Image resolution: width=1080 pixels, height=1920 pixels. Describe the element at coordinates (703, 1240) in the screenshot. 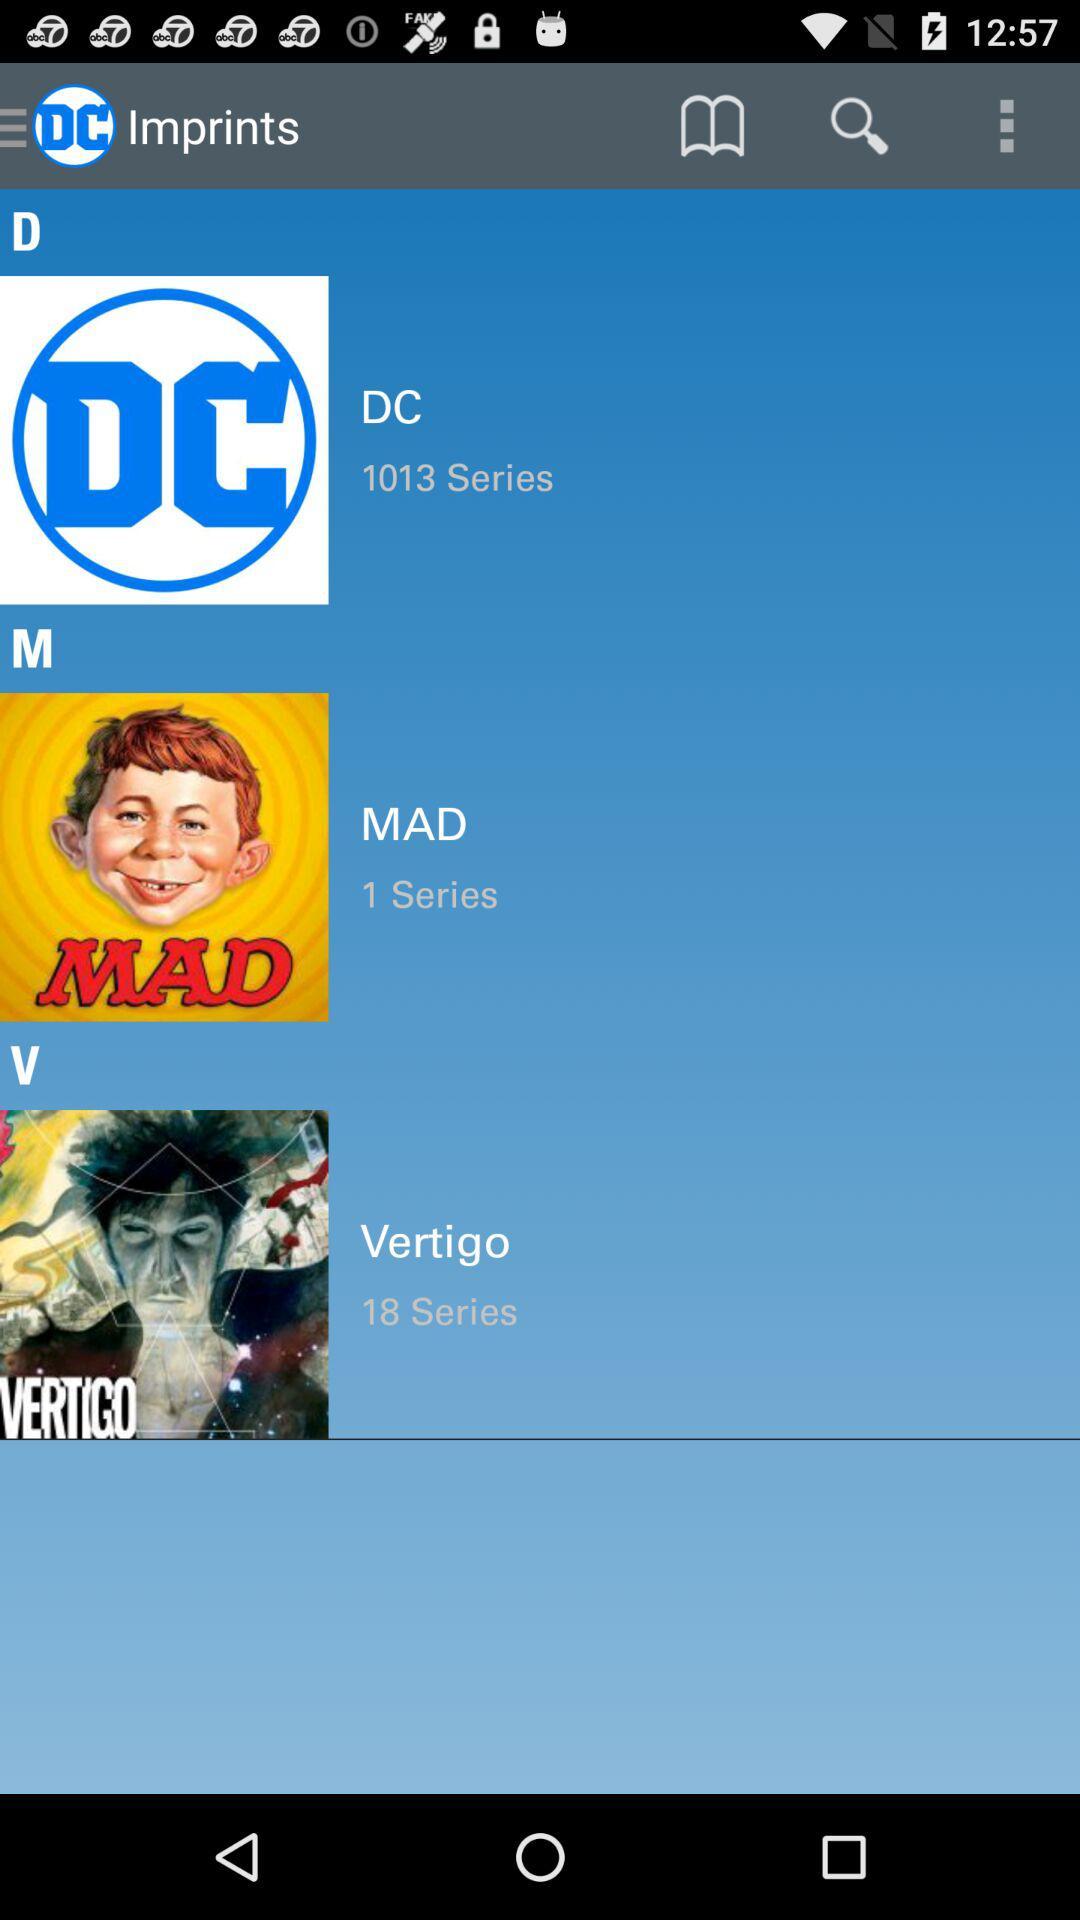

I see `item below the v item` at that location.